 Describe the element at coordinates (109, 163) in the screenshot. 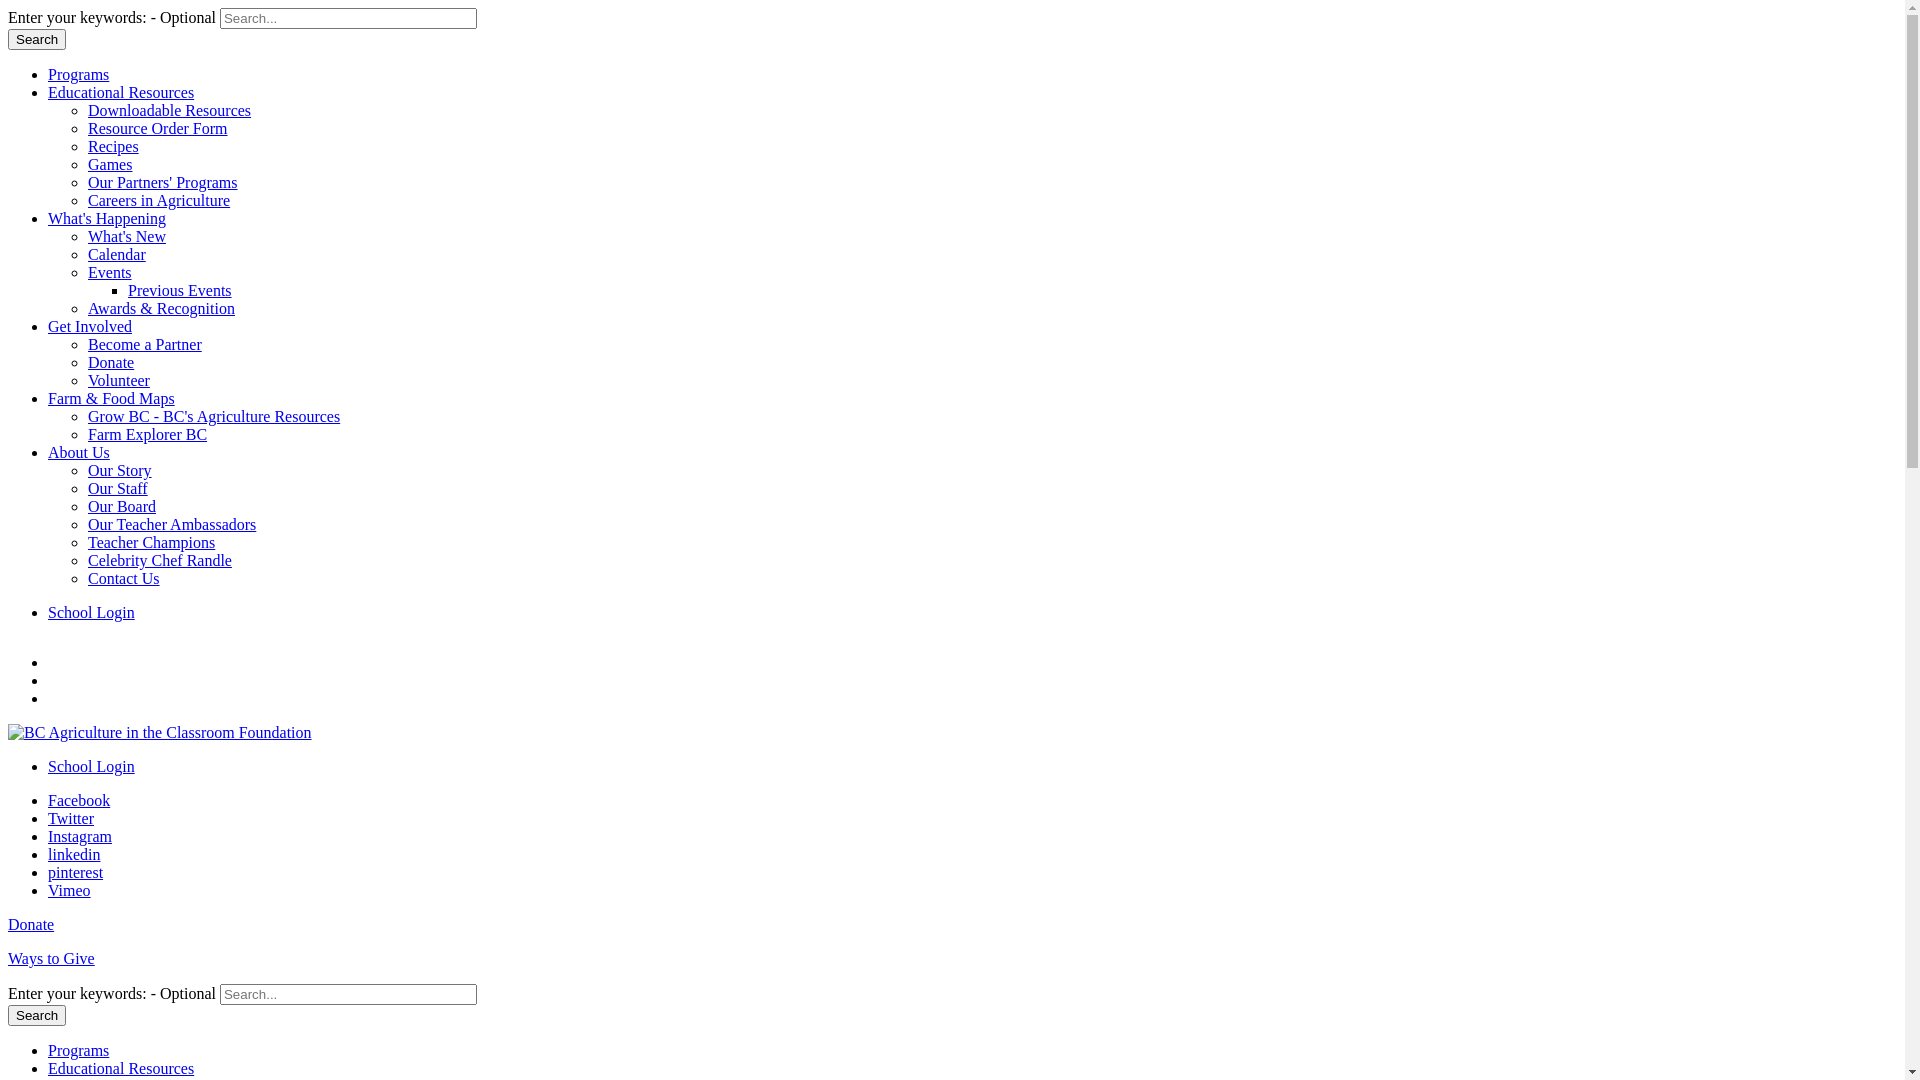

I see `'Games'` at that location.